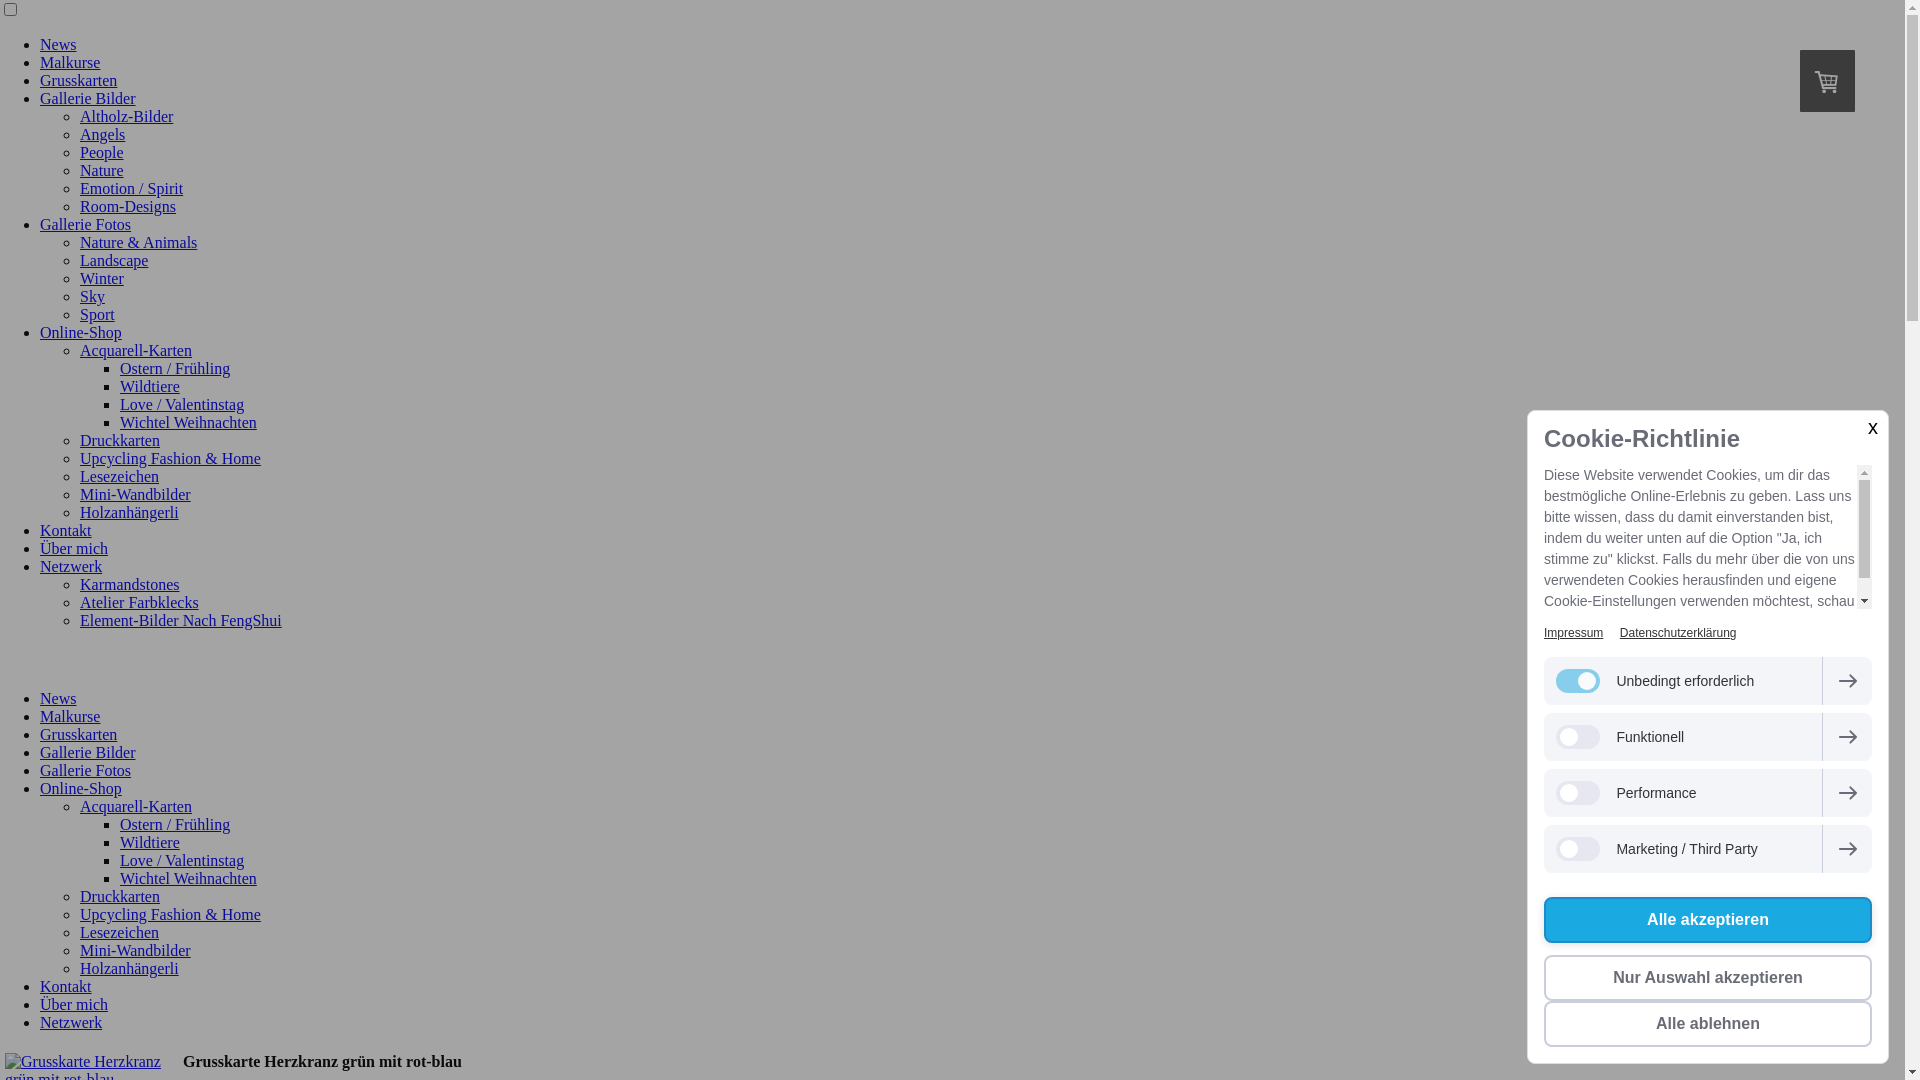 The image size is (1920, 1080). What do you see at coordinates (119, 439) in the screenshot?
I see `'Druckkarten'` at bounding box center [119, 439].